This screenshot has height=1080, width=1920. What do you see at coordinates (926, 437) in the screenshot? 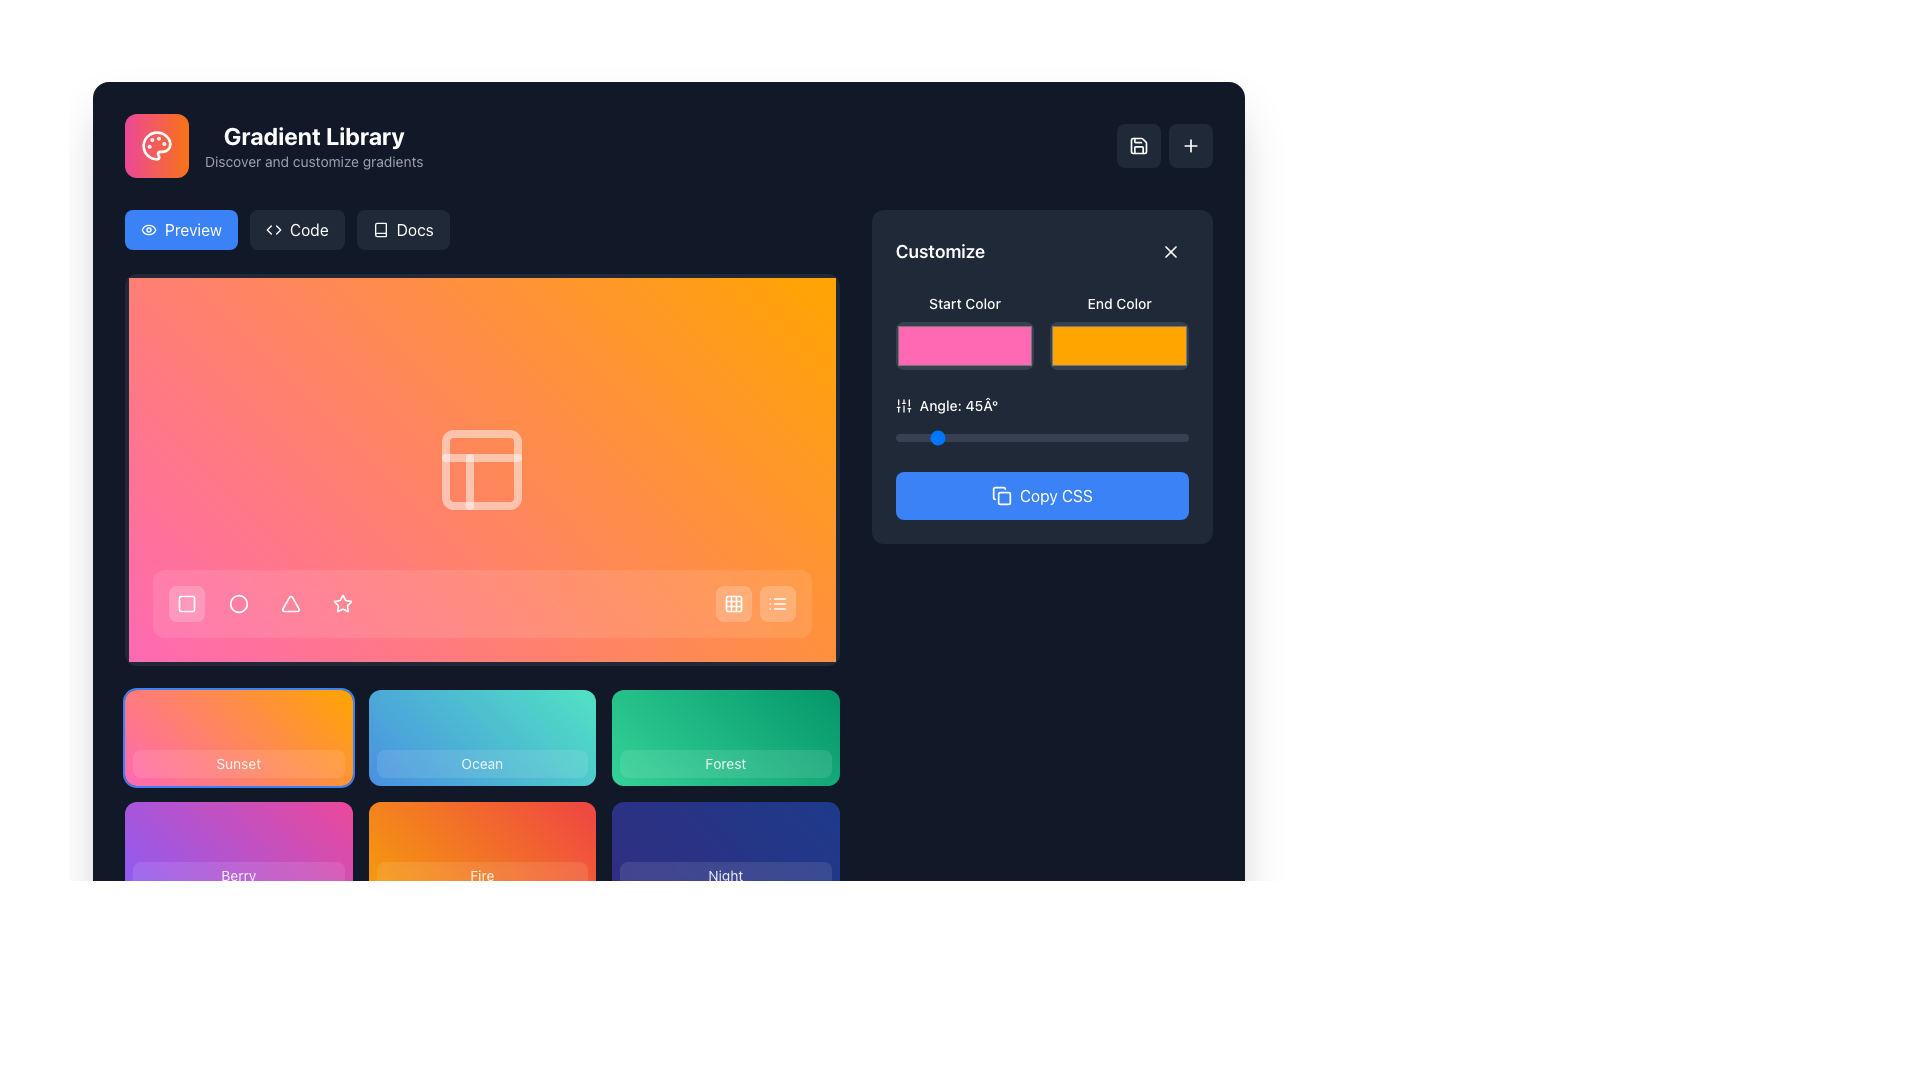
I see `the angle` at bounding box center [926, 437].